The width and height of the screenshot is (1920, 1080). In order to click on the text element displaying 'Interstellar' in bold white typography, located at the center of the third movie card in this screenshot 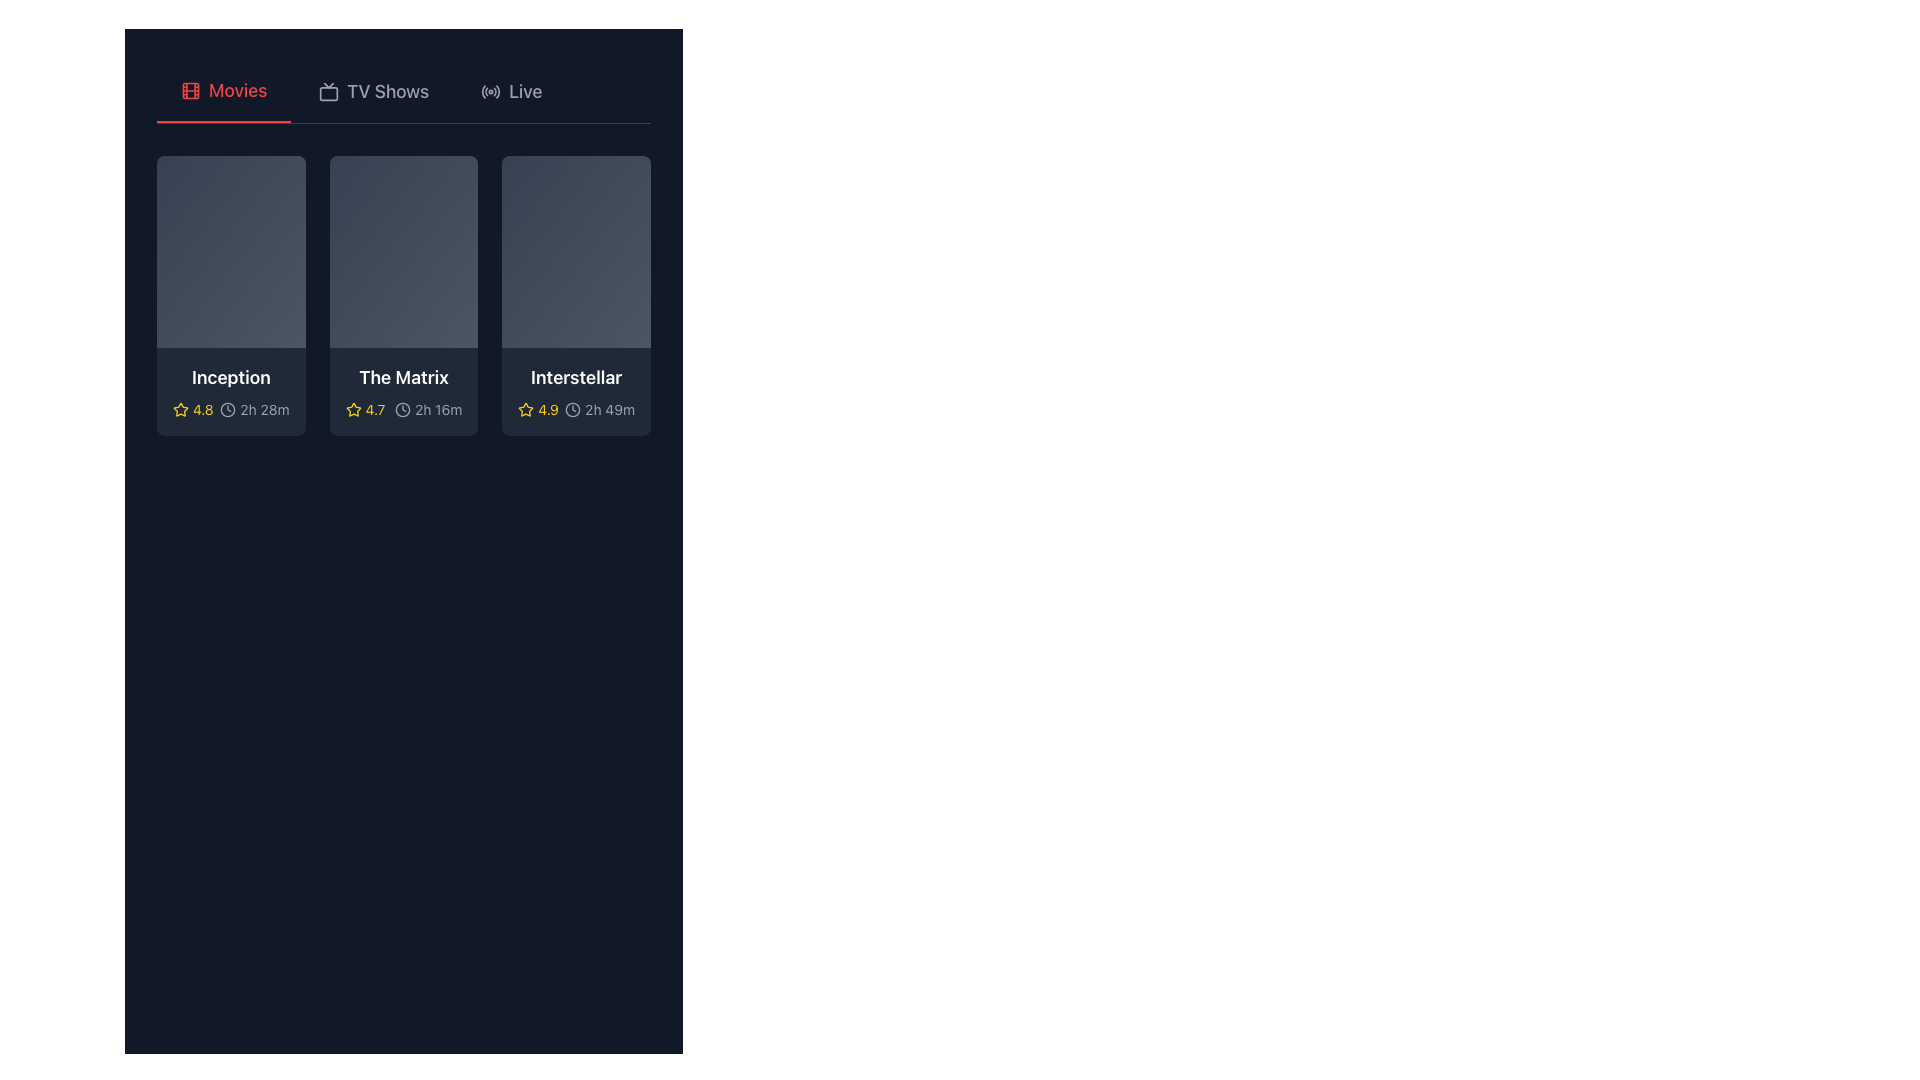, I will do `click(575, 378)`.